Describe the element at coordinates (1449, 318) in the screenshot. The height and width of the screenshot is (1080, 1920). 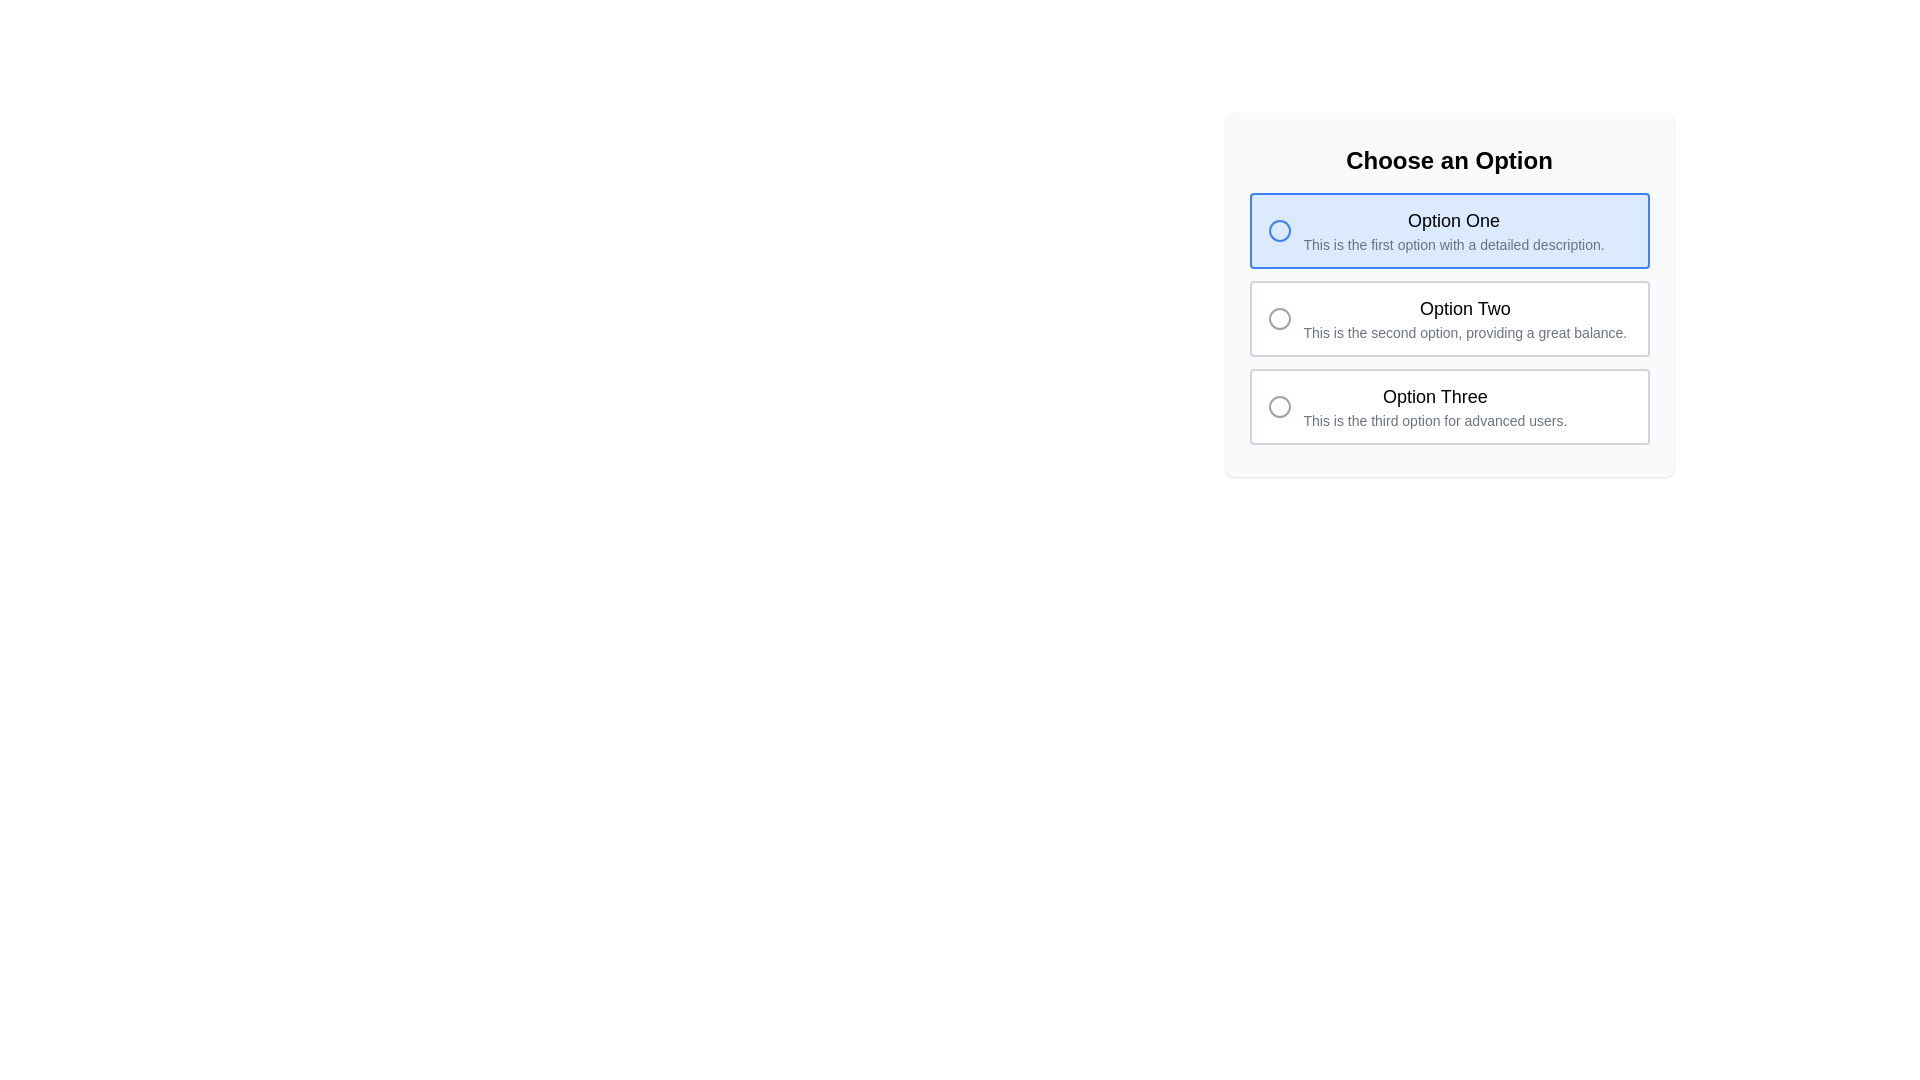
I see `the 'Option Two' radio button in the 'Choose an Option' panel` at that location.